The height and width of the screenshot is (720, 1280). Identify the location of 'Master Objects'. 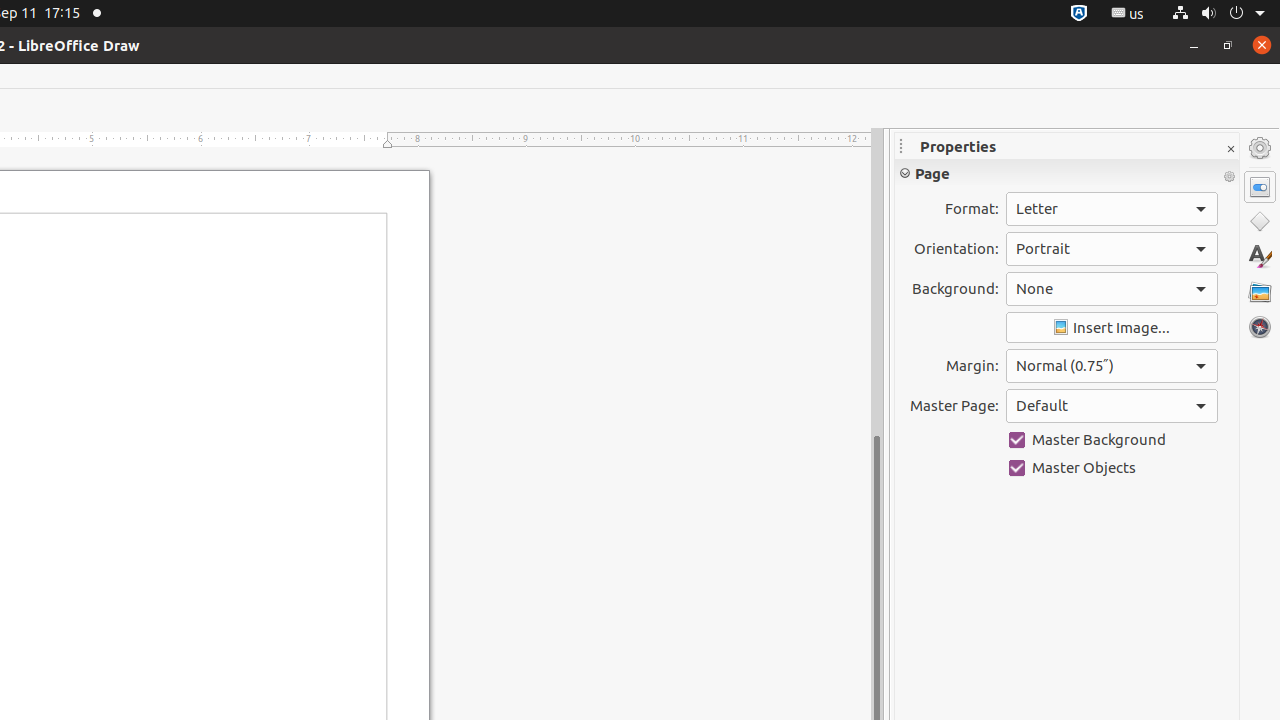
(1110, 468).